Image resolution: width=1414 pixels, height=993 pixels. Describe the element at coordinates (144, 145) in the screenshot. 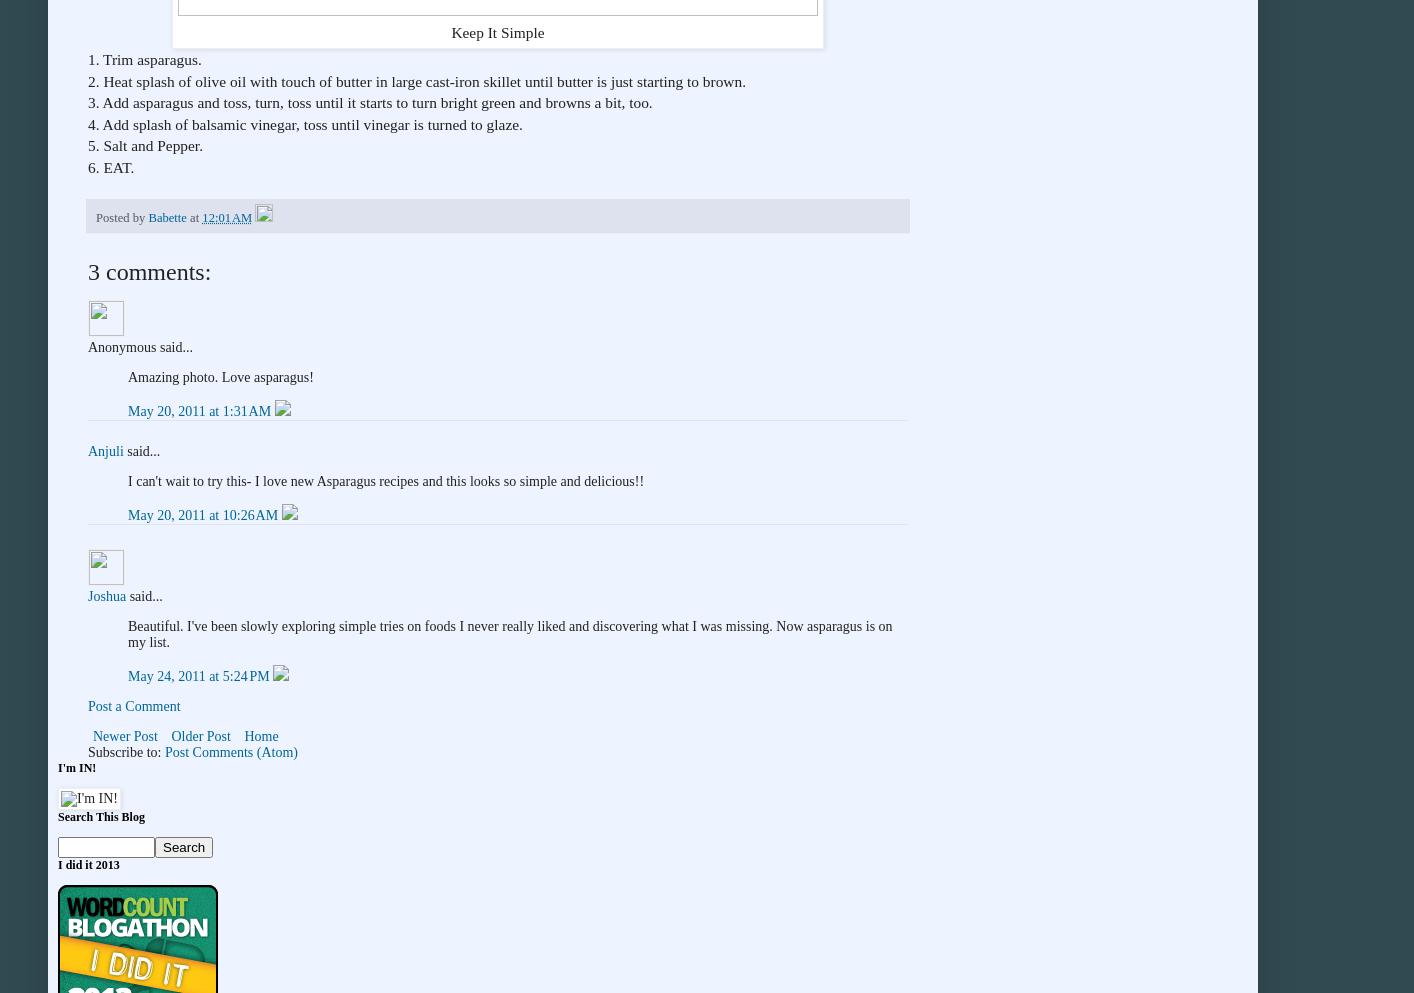

I see `'5. Salt and Pepper.'` at that location.